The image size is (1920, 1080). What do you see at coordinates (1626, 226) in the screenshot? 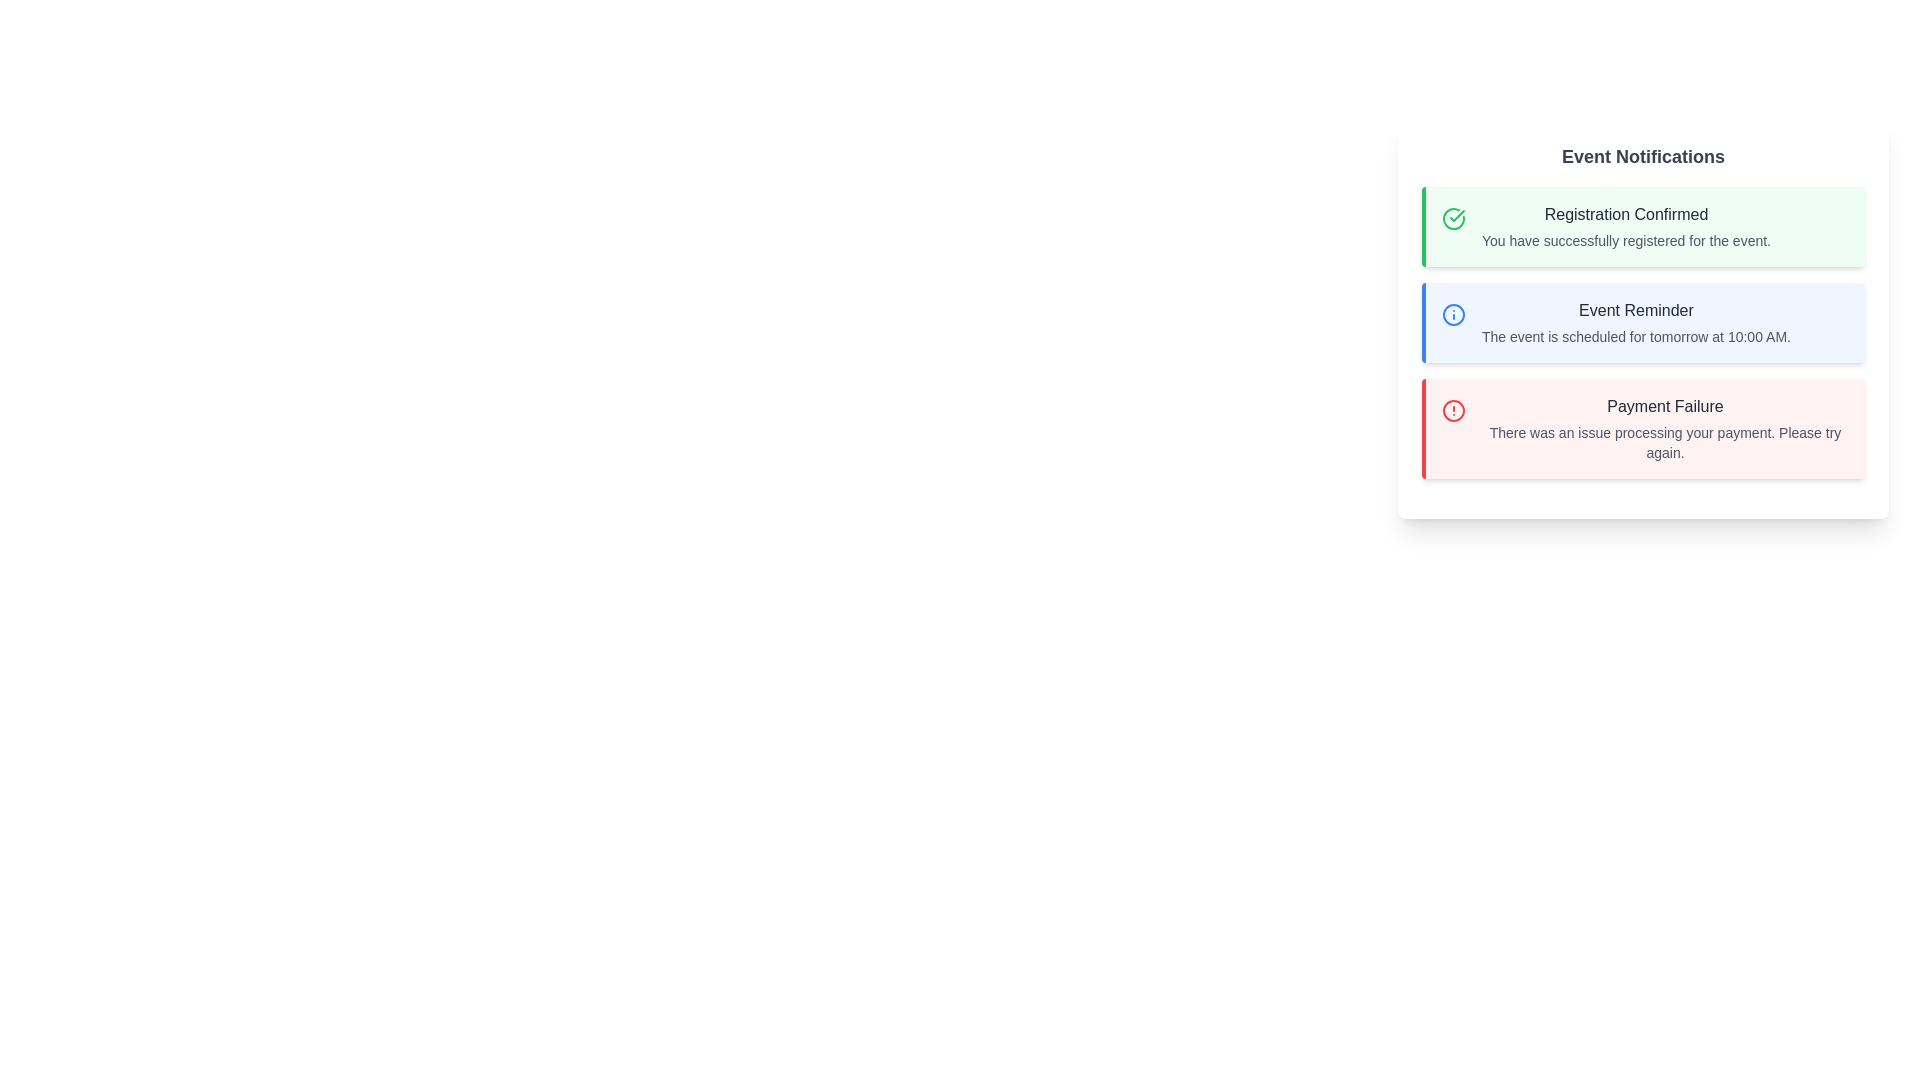
I see `the text content block that displays the message about successful registration for an event, located in the green notification box at the top of the 'Event Notifications' section` at bounding box center [1626, 226].